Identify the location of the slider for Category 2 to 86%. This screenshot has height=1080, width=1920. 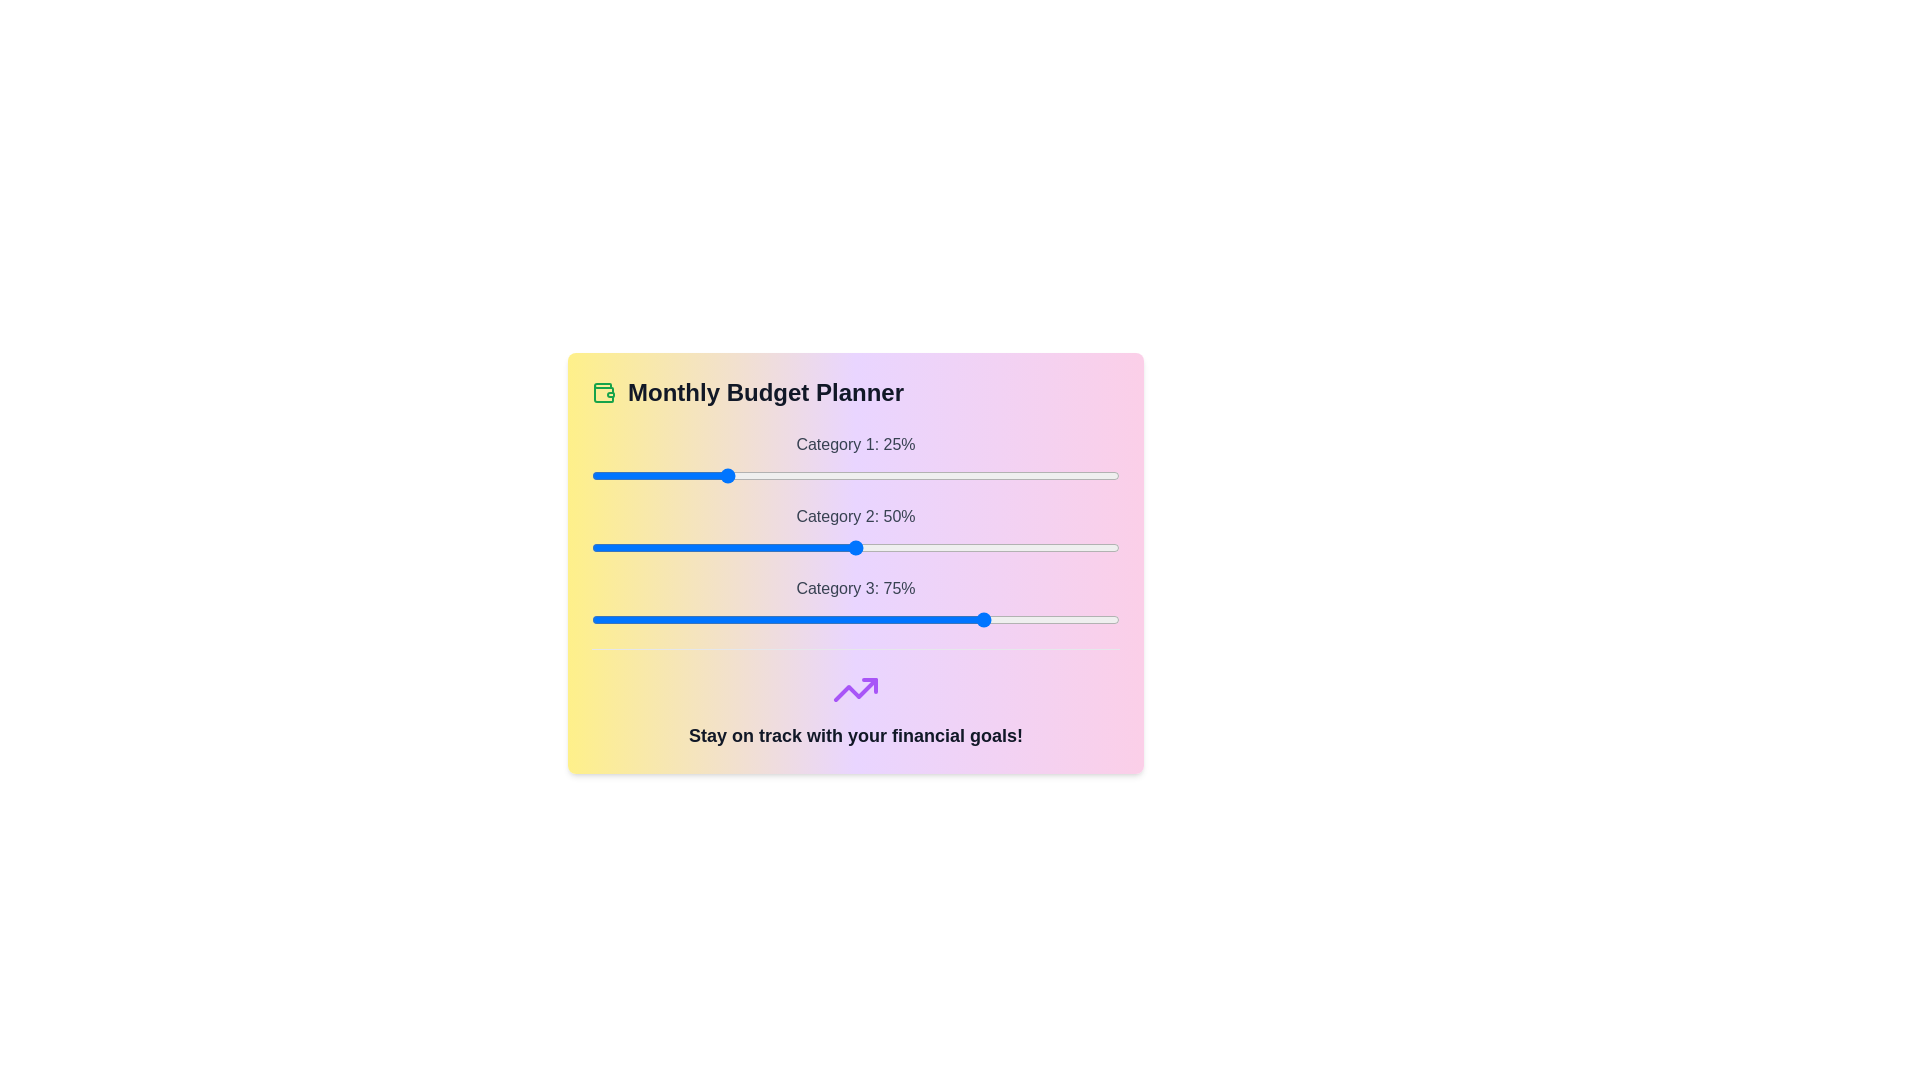
(1045, 547).